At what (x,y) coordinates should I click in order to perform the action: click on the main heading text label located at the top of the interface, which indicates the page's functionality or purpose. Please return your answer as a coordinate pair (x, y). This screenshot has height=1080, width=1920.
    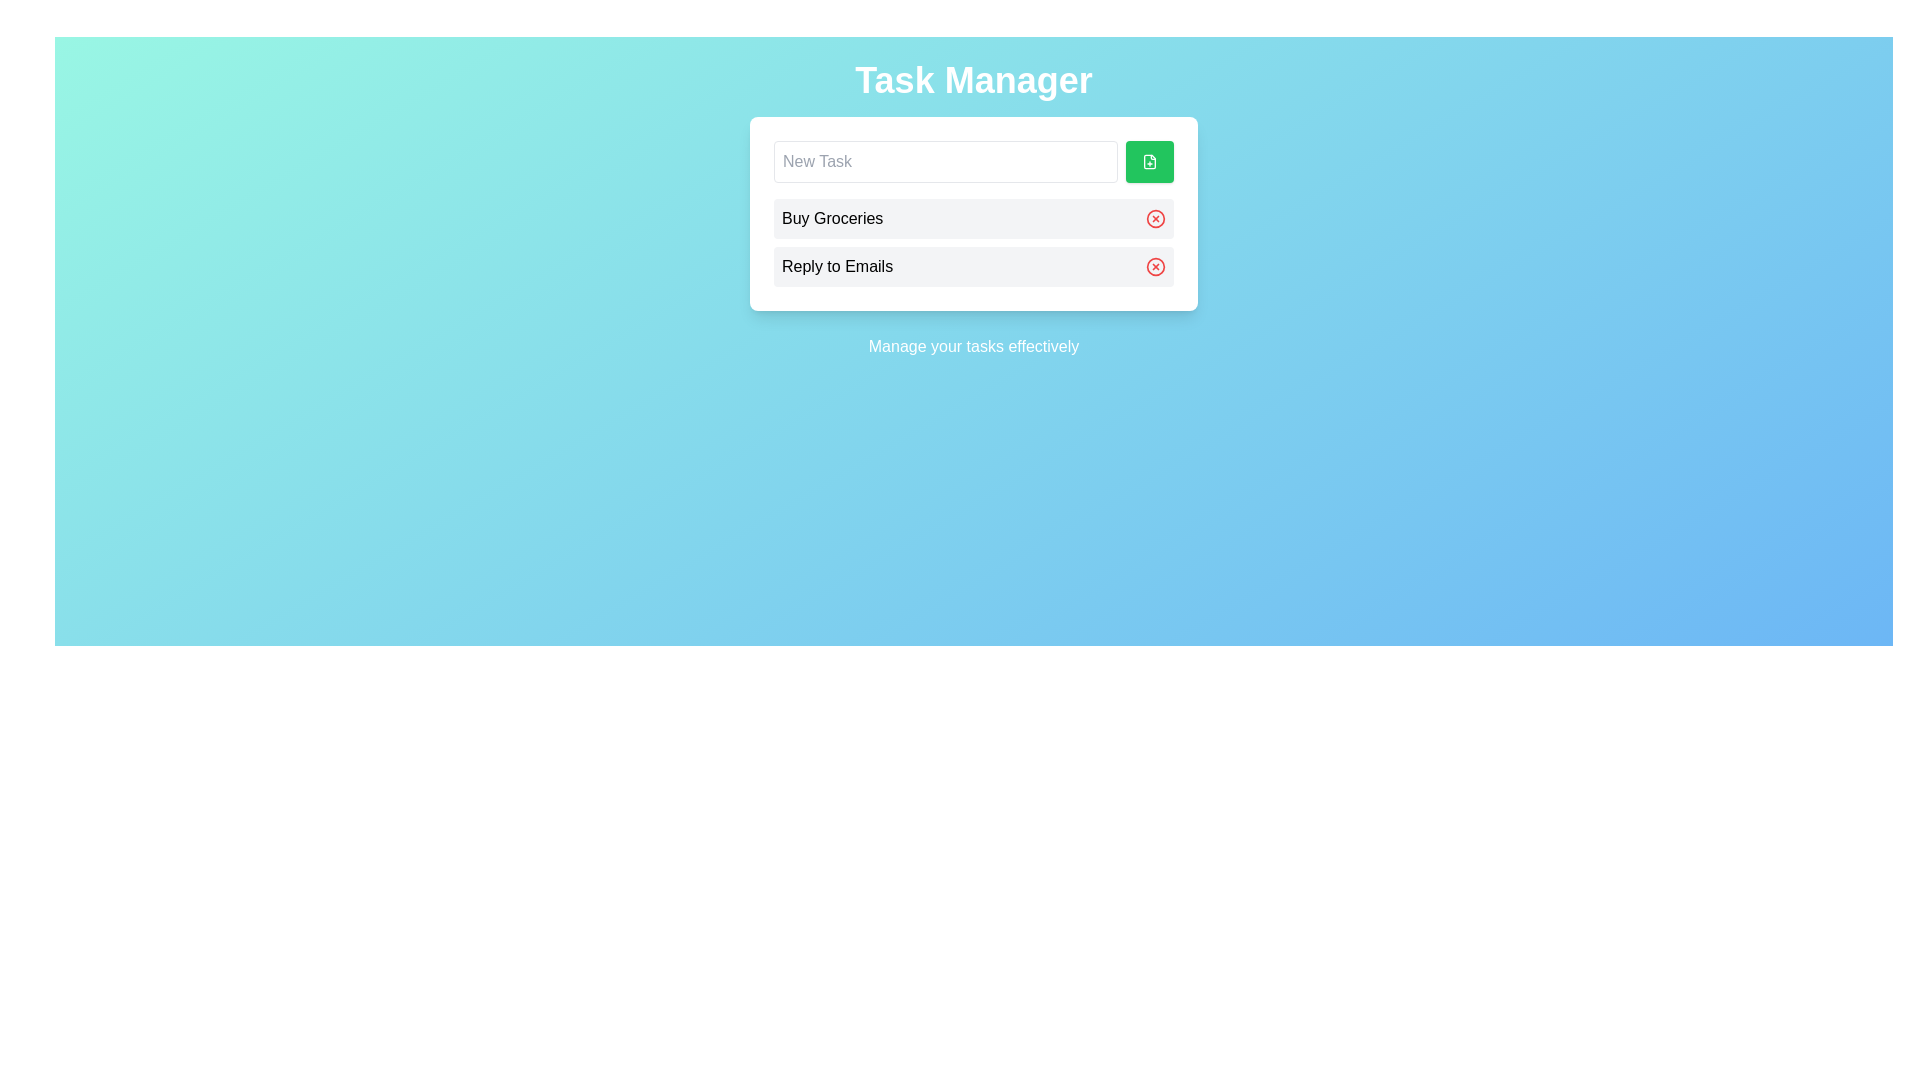
    Looking at the image, I should click on (974, 80).